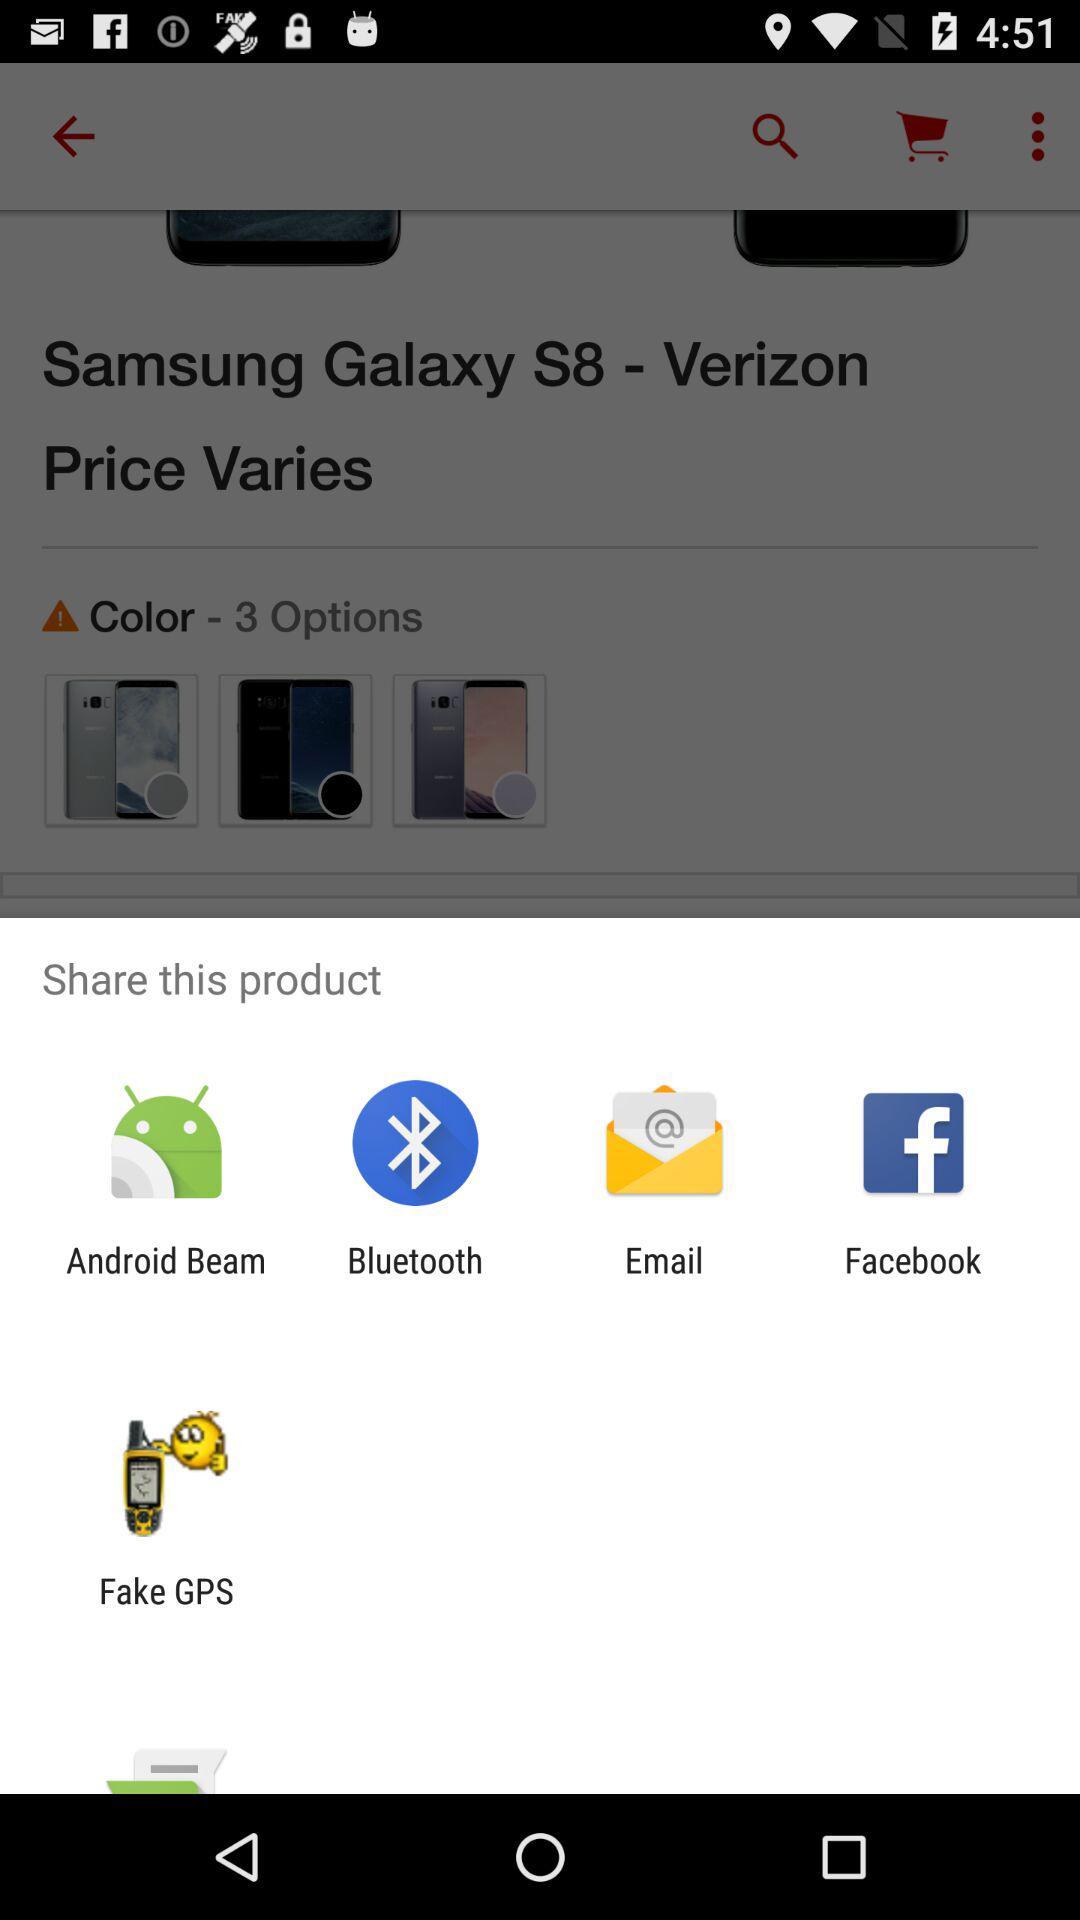 The image size is (1080, 1920). What do you see at coordinates (165, 1281) in the screenshot?
I see `app next to bluetooth icon` at bounding box center [165, 1281].